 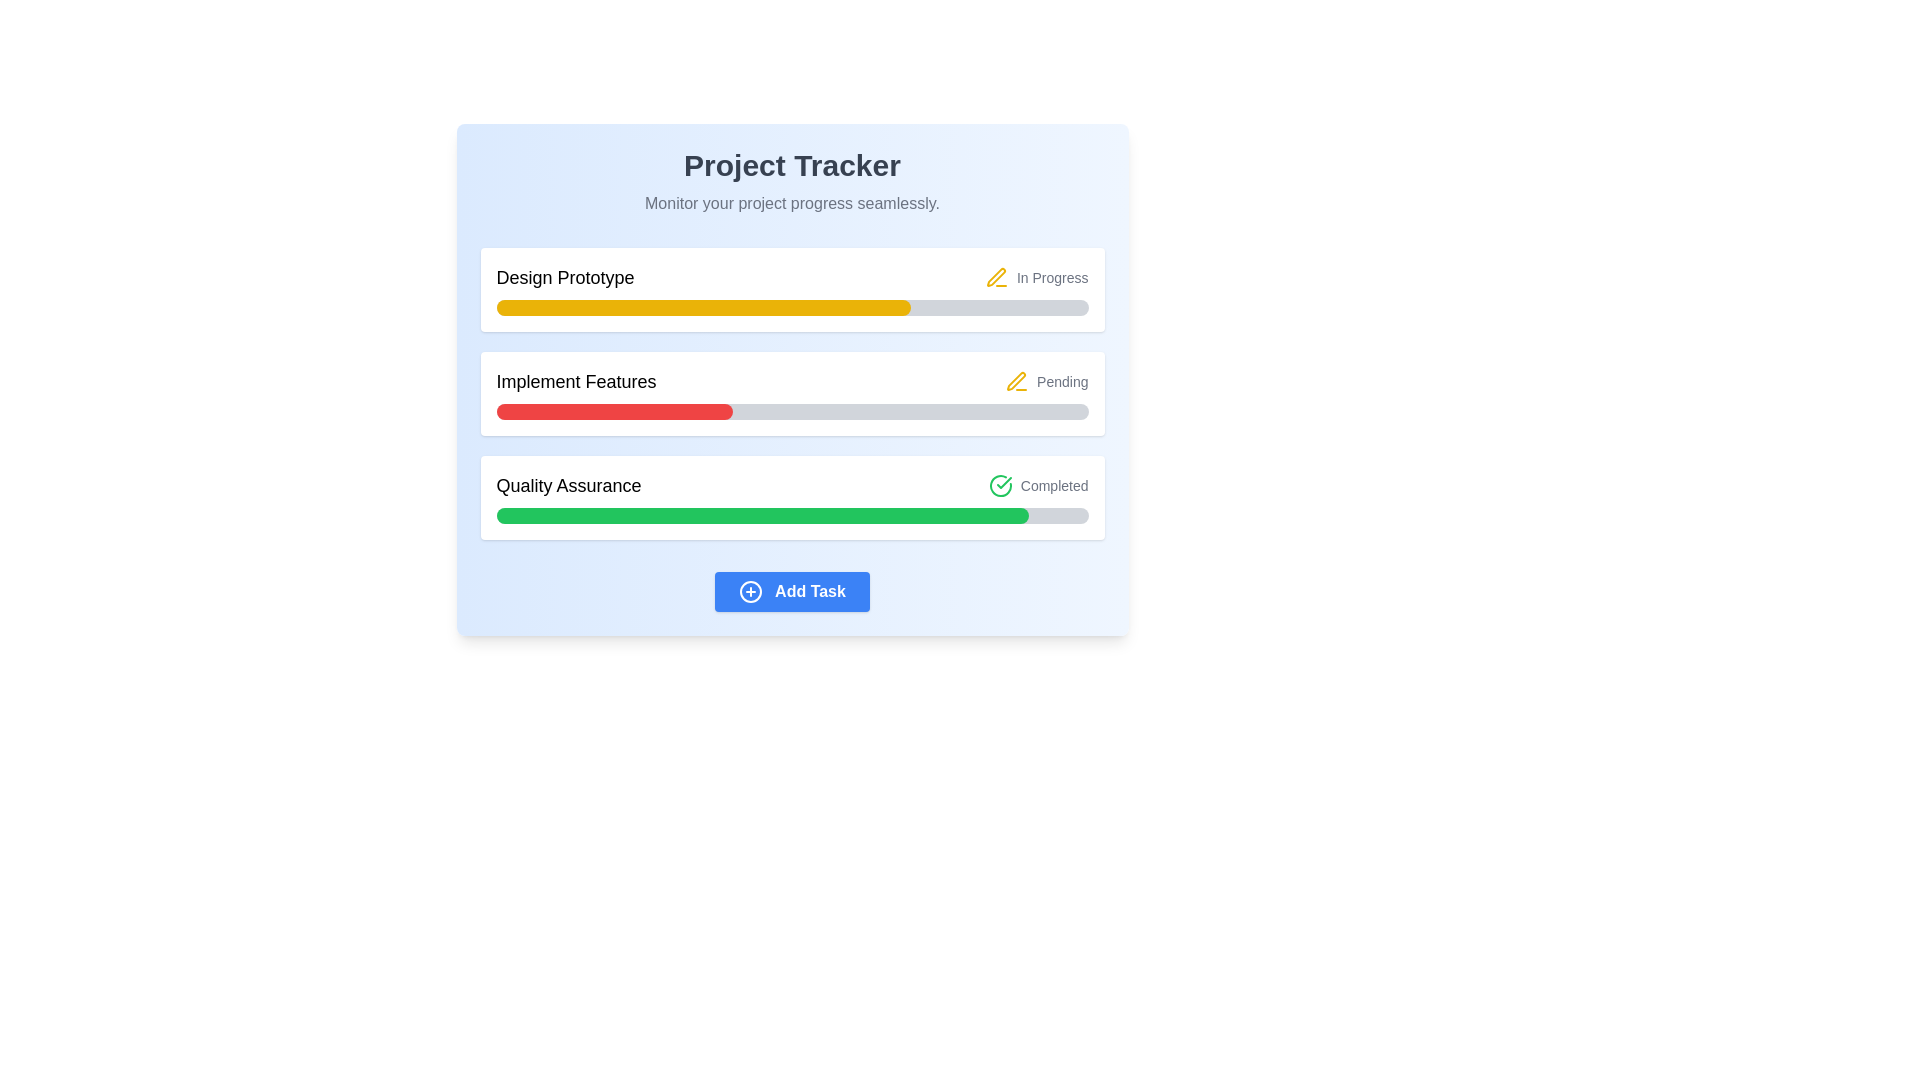 What do you see at coordinates (791, 289) in the screenshot?
I see `the task title of the Information card labeled 'Design Prototype', which is the first item in a list of tasks and includes a progress bar and status indicator` at bounding box center [791, 289].